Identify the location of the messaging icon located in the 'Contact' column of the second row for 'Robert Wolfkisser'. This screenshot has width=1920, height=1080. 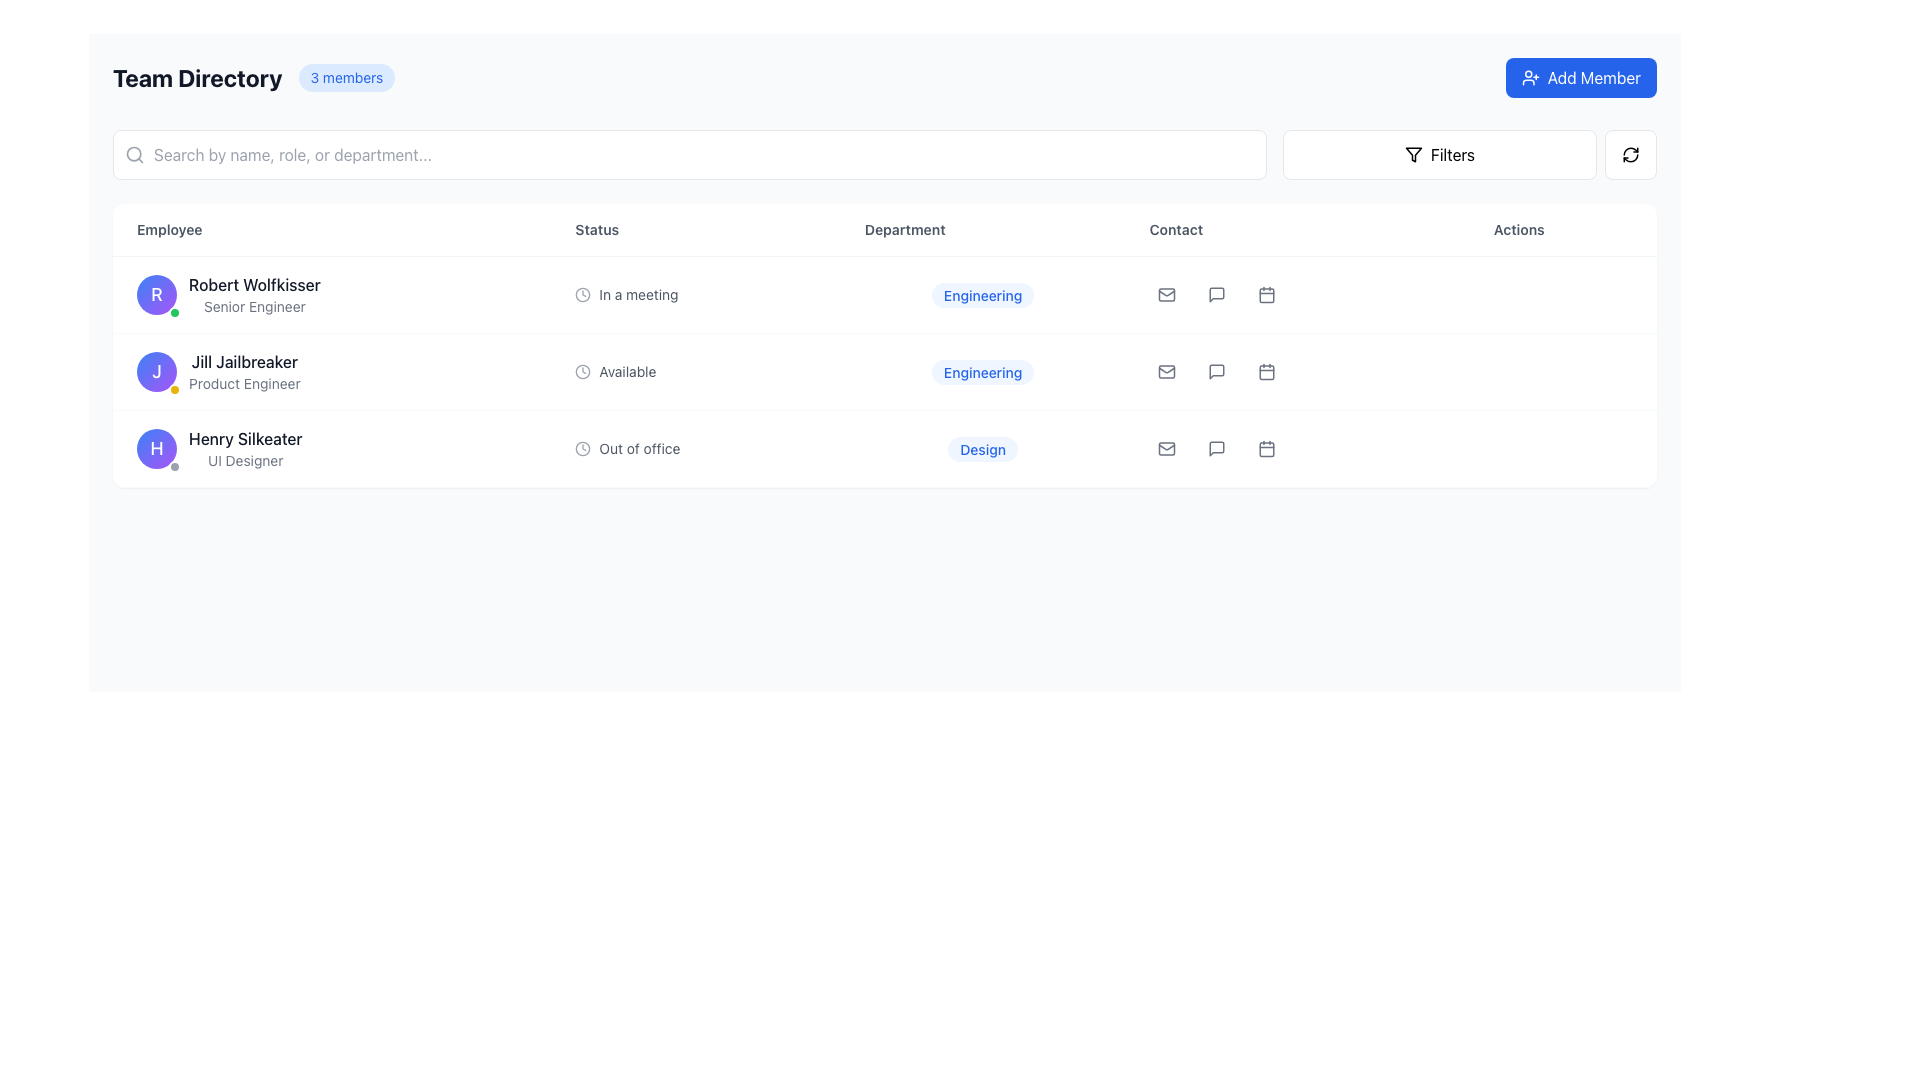
(1215, 294).